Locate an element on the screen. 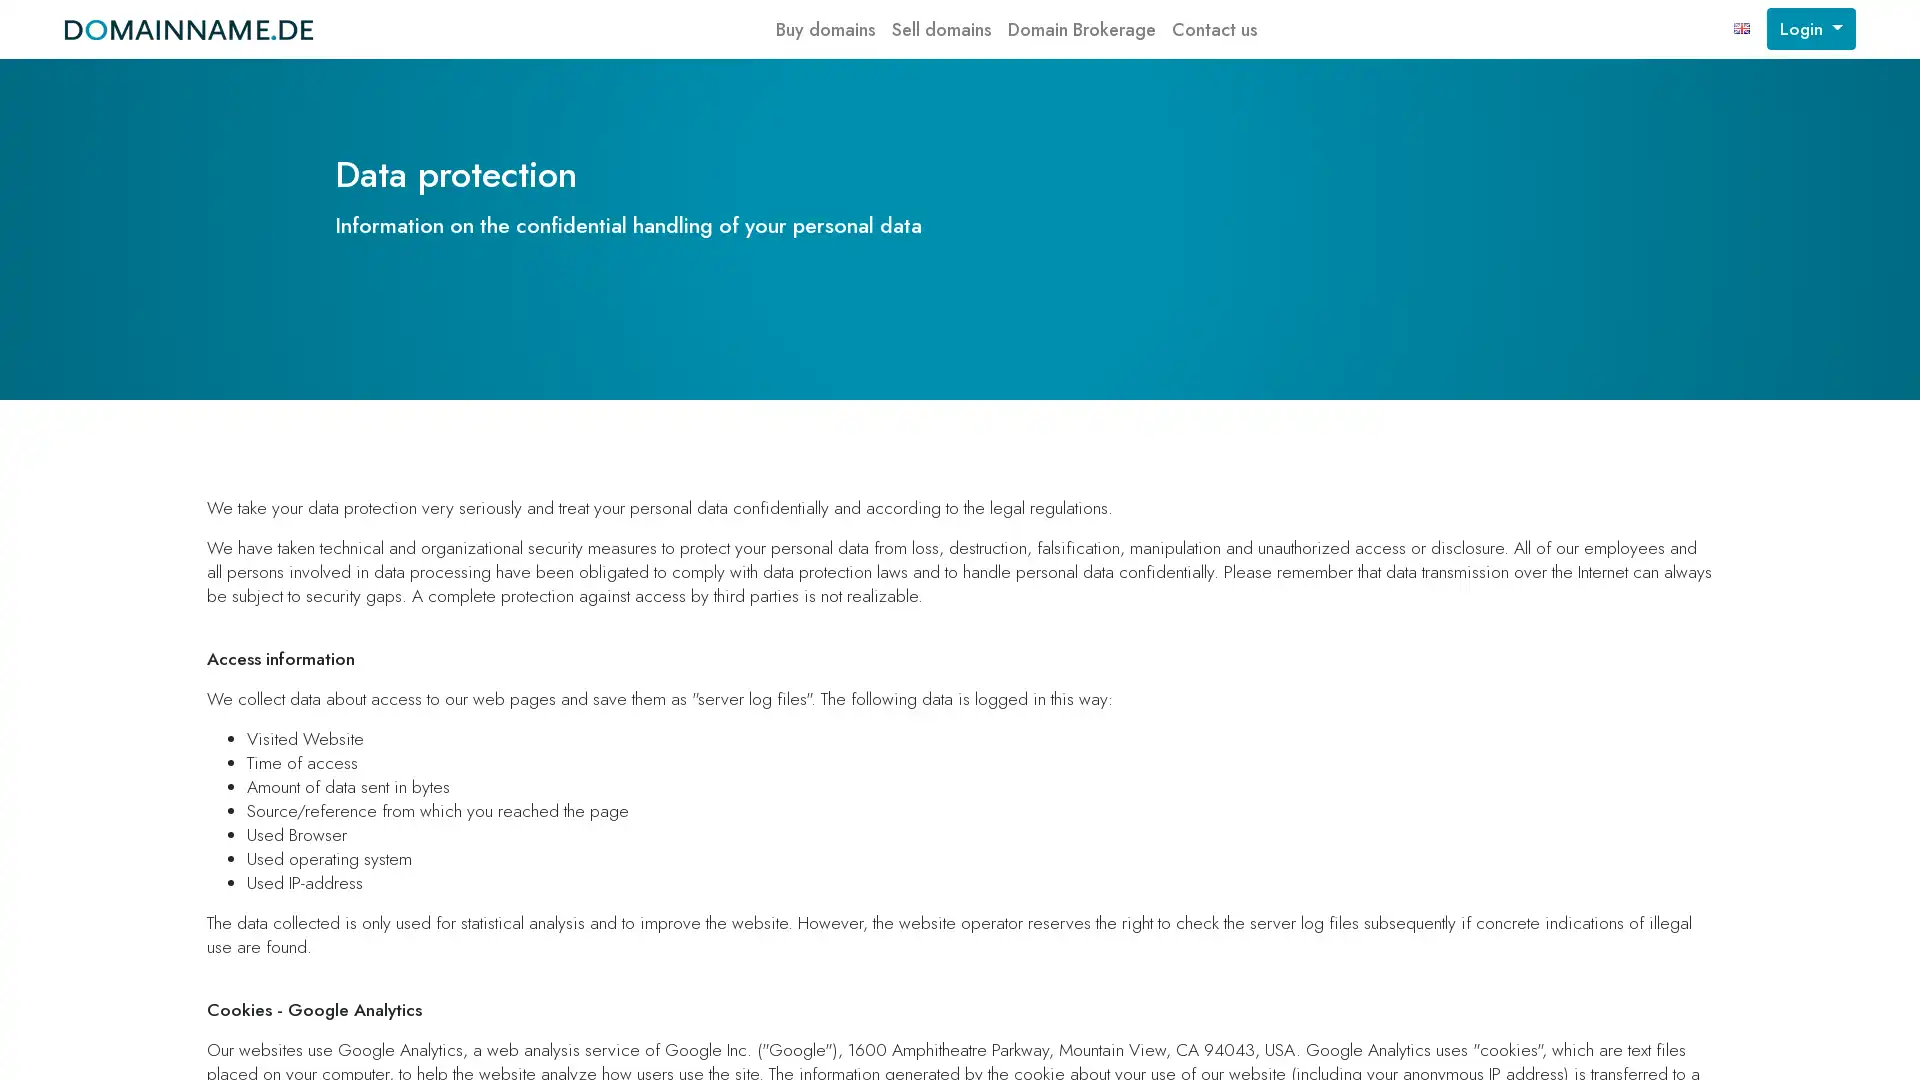  english is located at coordinates (1741, 29).